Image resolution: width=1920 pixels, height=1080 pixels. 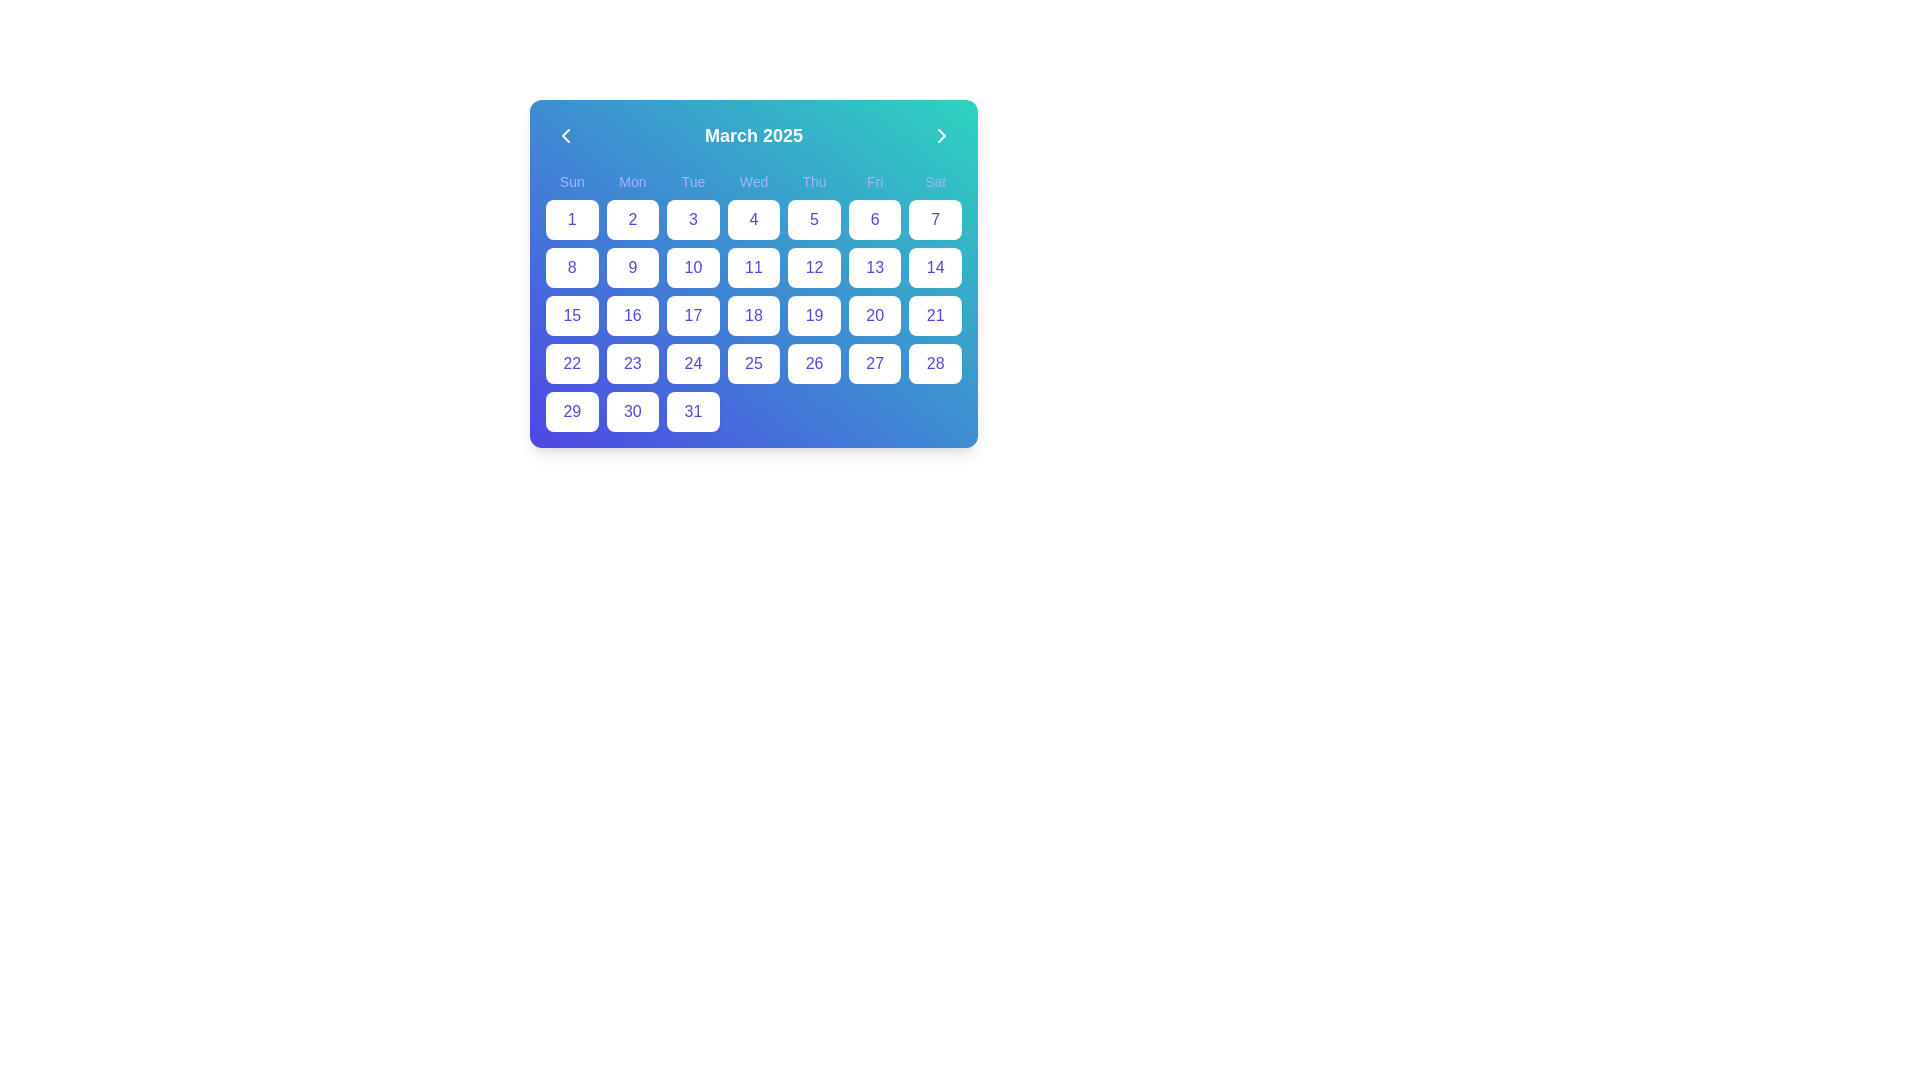 I want to click on any date in the calendar grid for March 2025, so click(x=752, y=301).